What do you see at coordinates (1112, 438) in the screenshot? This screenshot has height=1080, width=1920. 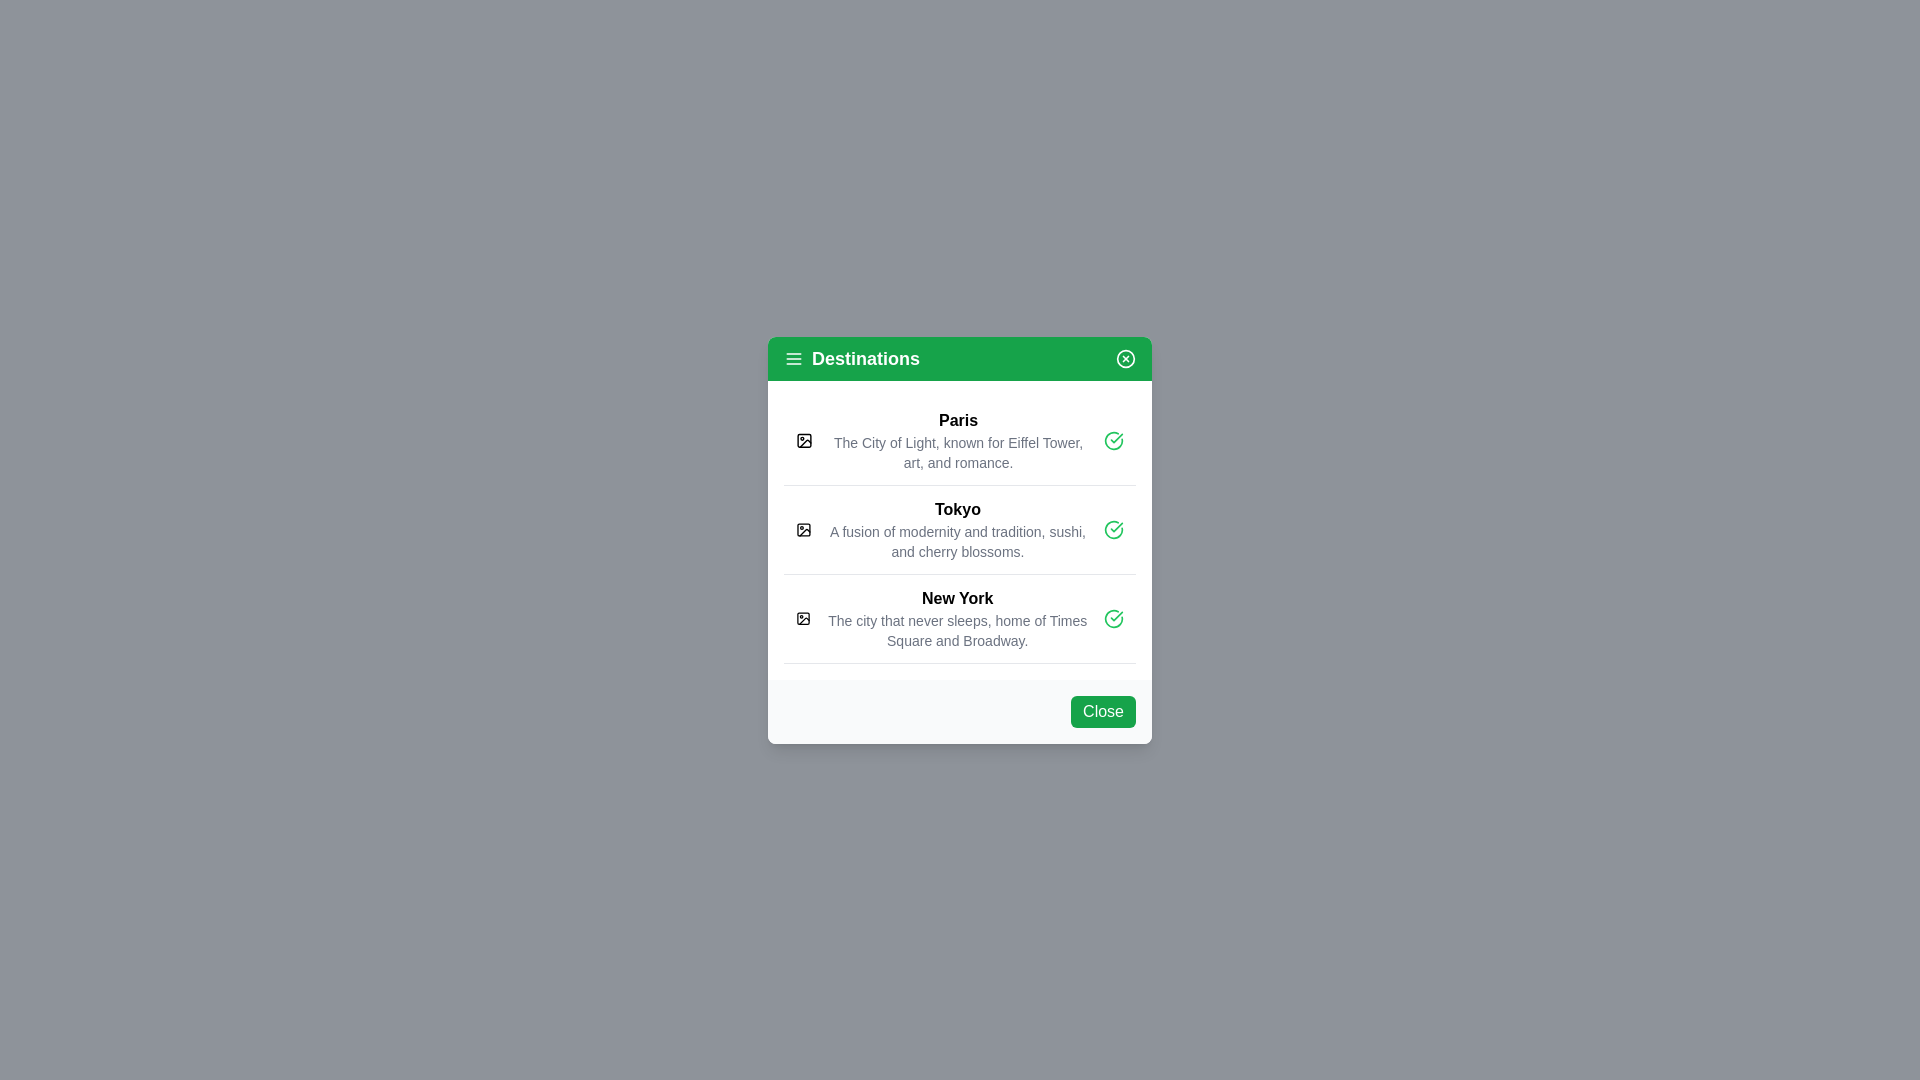 I see `the circular green checkmark icon adjacent to the 'Paris' title` at bounding box center [1112, 438].